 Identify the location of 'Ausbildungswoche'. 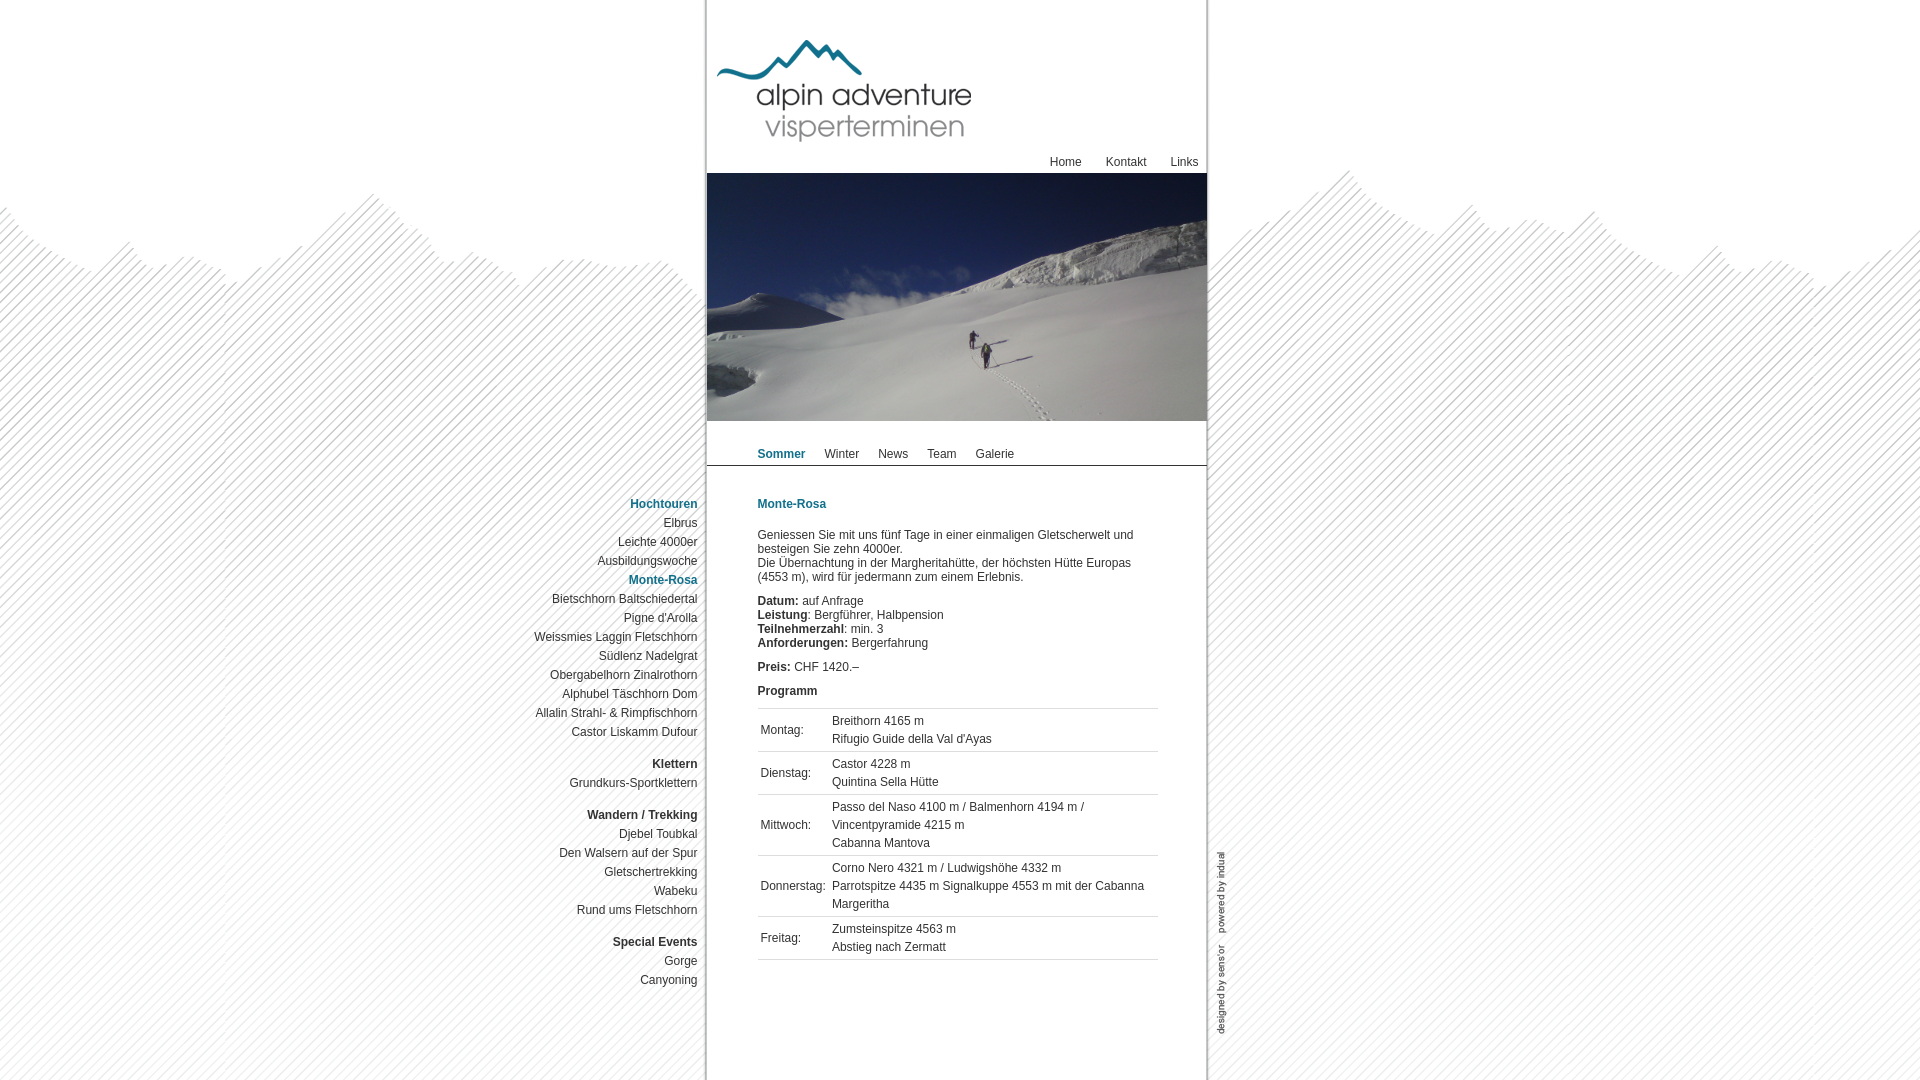
(609, 561).